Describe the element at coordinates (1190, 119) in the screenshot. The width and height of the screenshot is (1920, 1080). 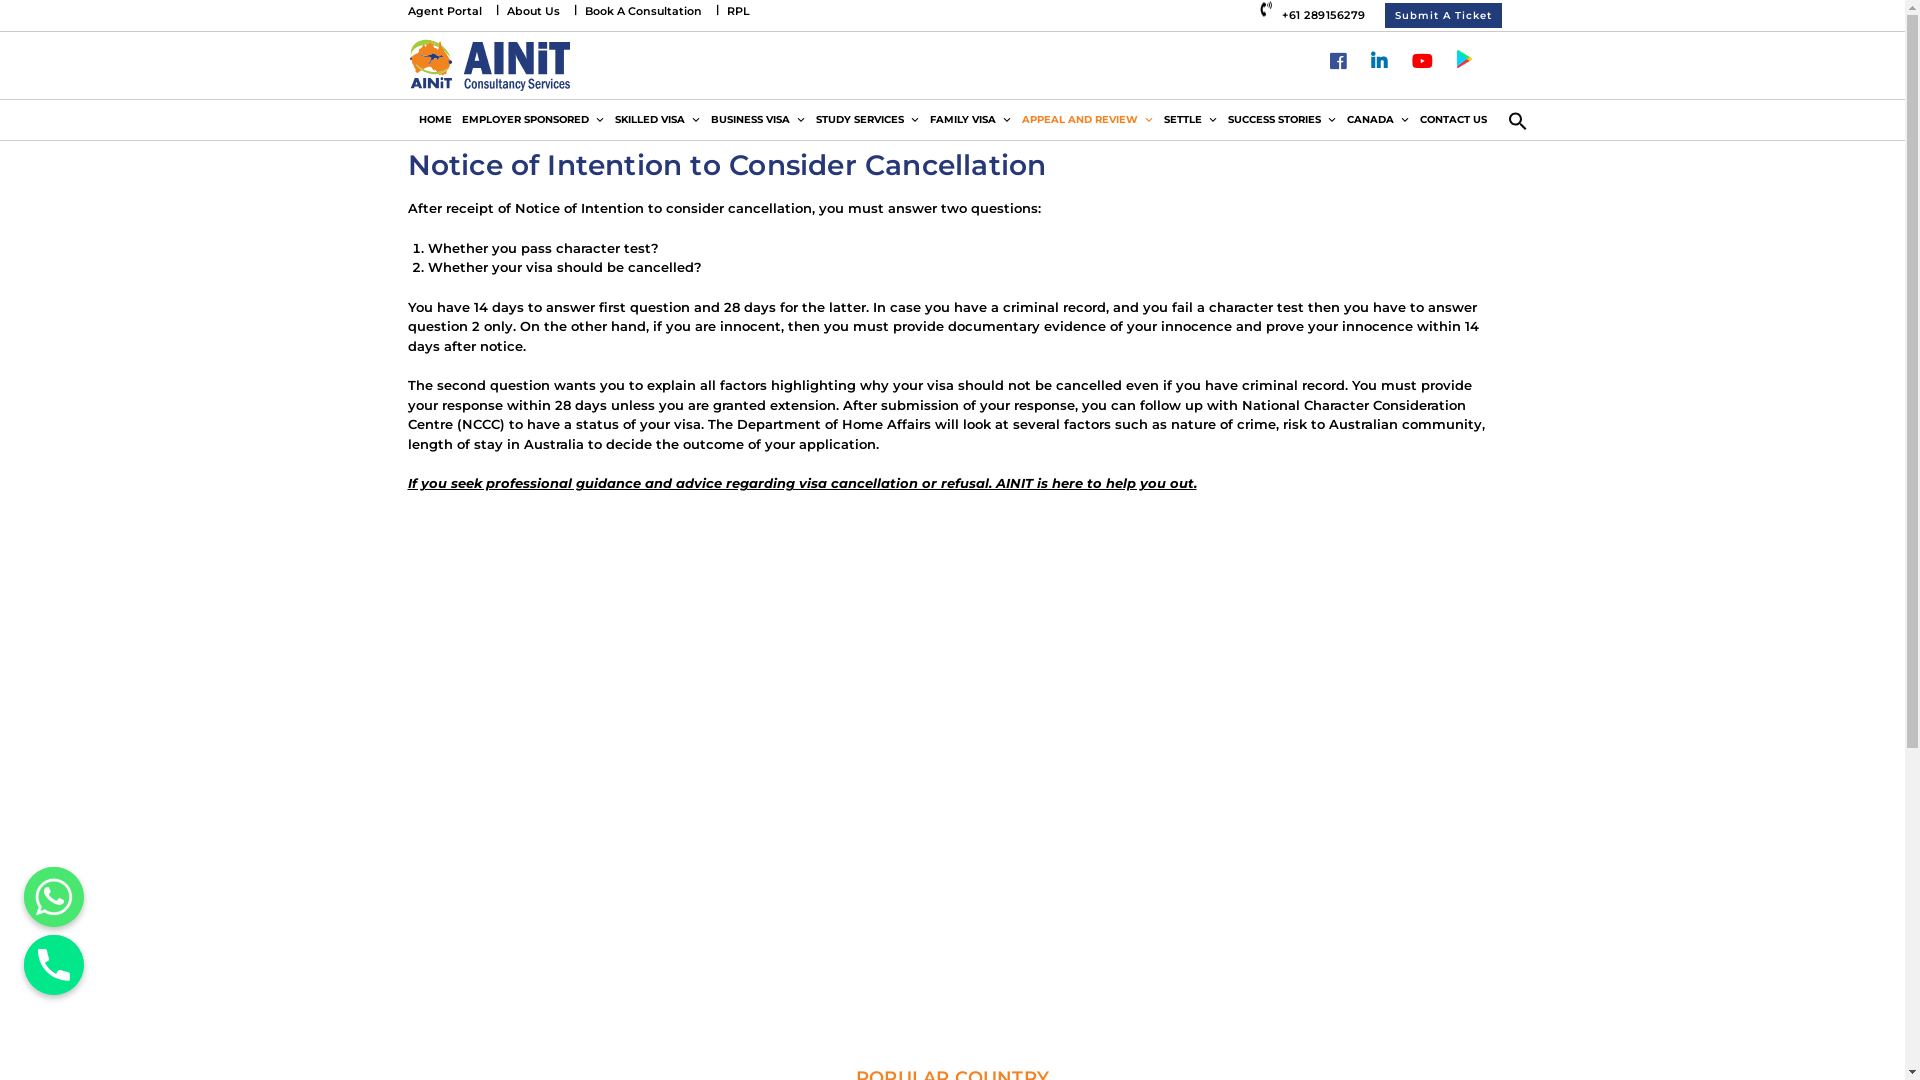
I see `'SETTLE'` at that location.